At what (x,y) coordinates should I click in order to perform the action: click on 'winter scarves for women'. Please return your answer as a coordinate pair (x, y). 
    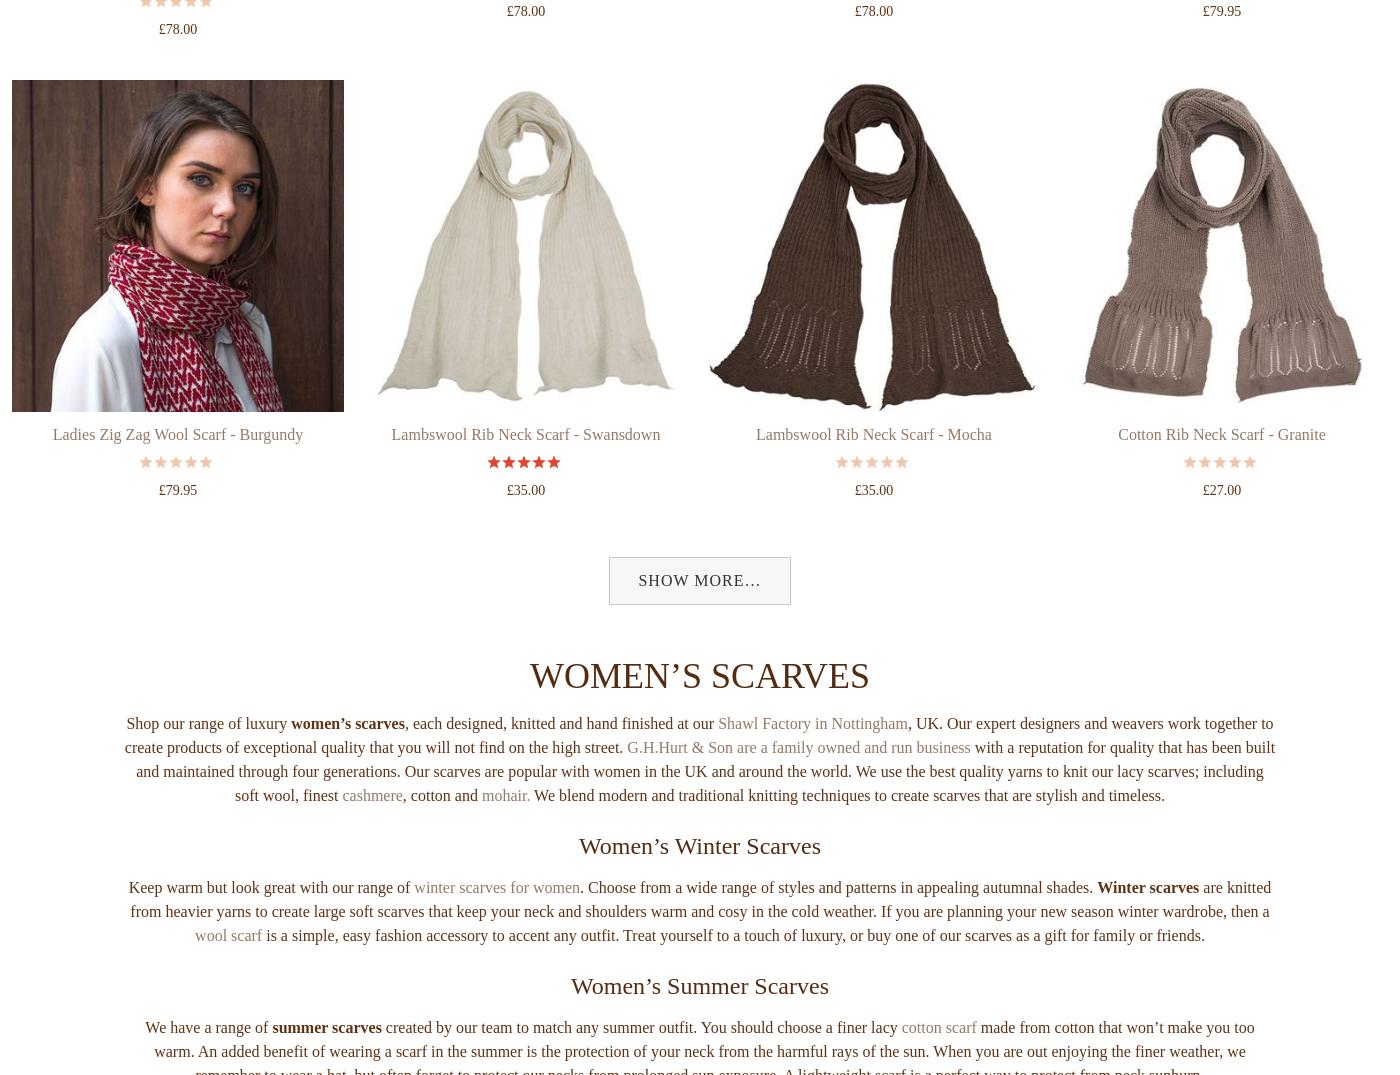
    Looking at the image, I should click on (413, 962).